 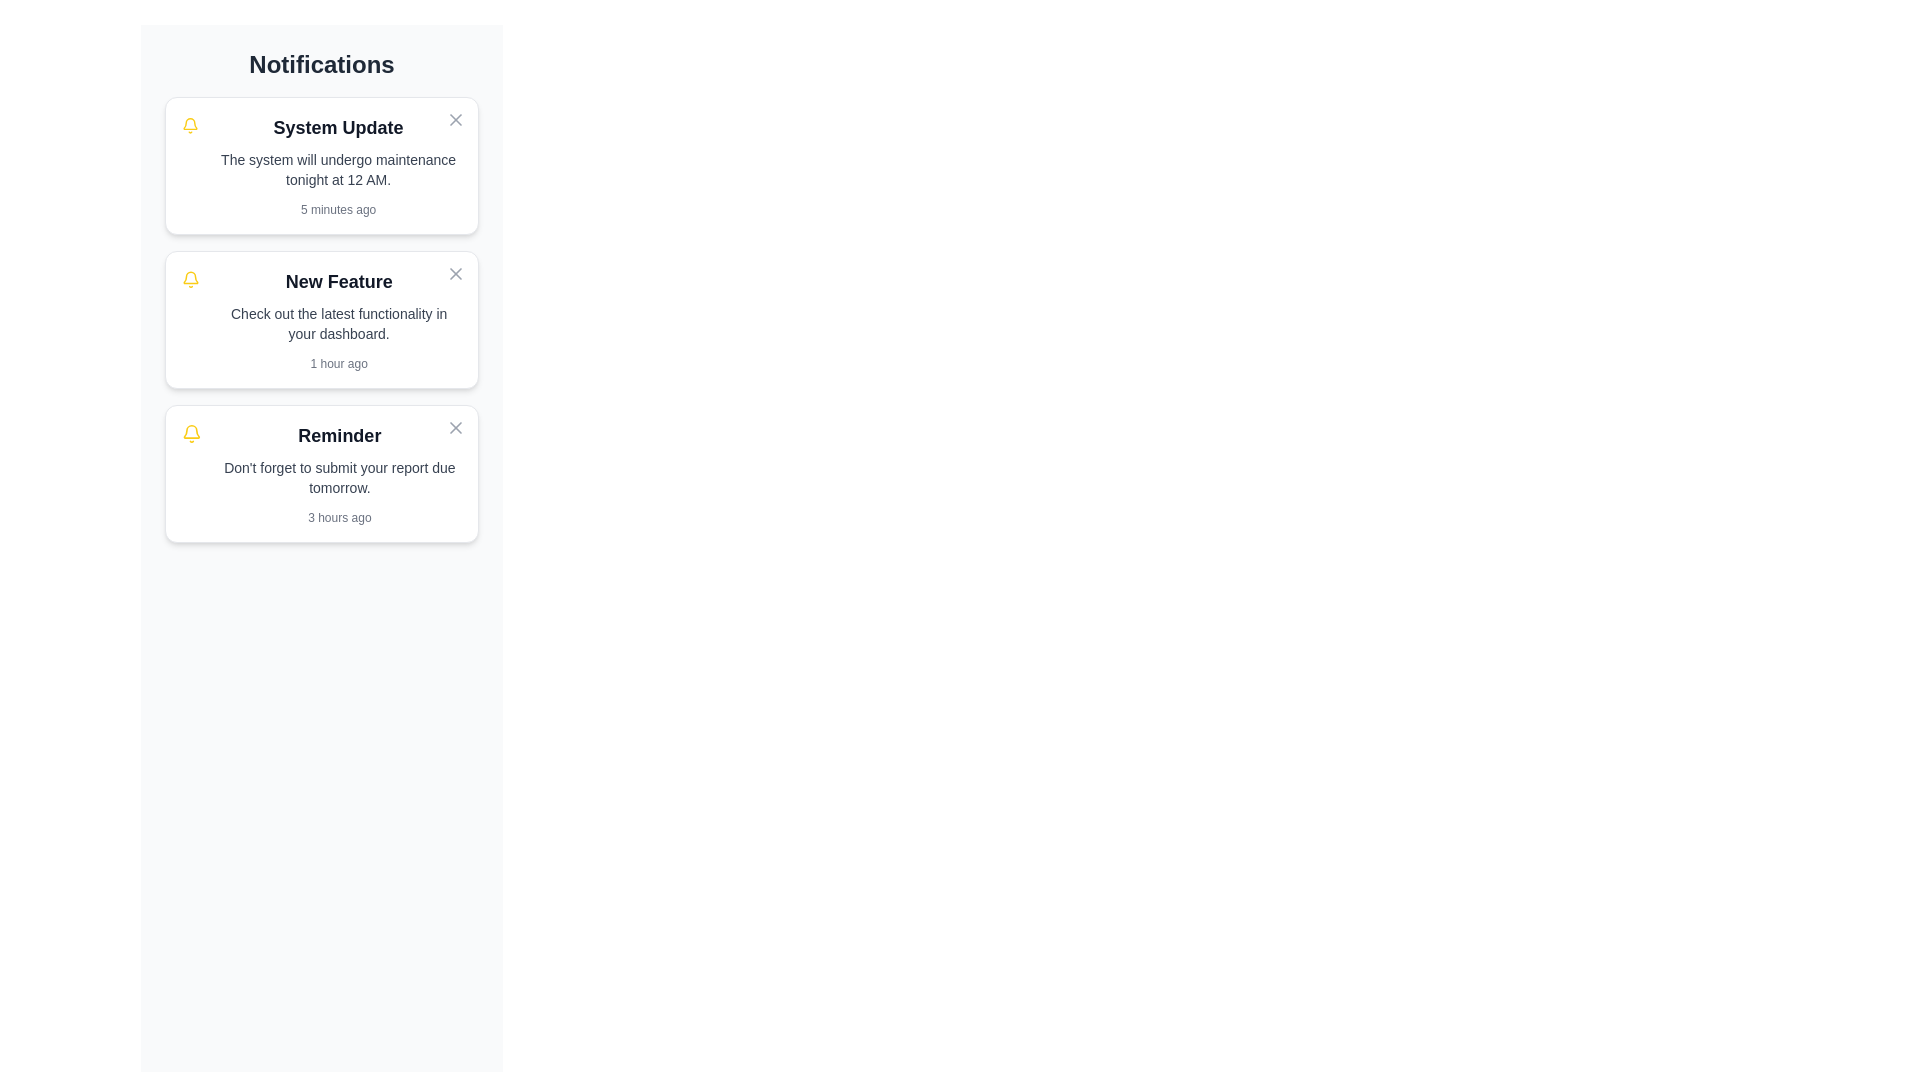 I want to click on the first notification card in the notification panel that informs about upcoming system maintenance at 12 AM, so click(x=321, y=164).